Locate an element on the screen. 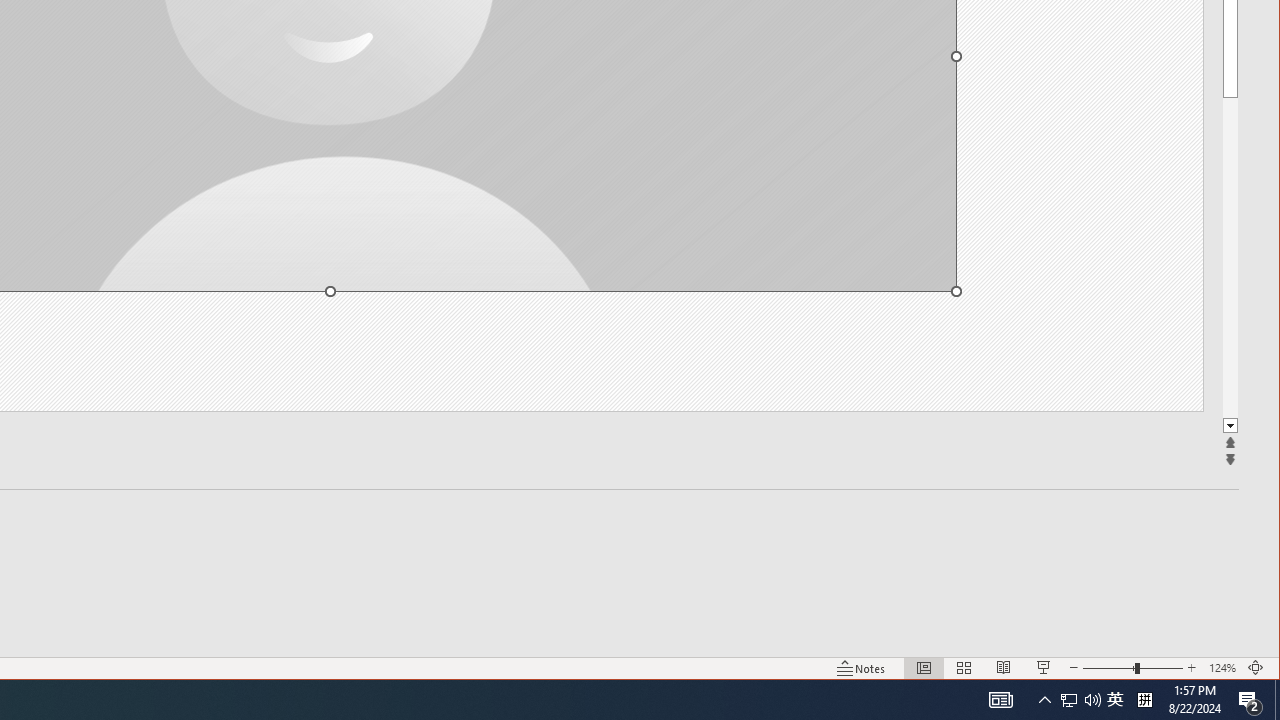 This screenshot has height=720, width=1280. 'Zoom Out' is located at coordinates (1108, 668).